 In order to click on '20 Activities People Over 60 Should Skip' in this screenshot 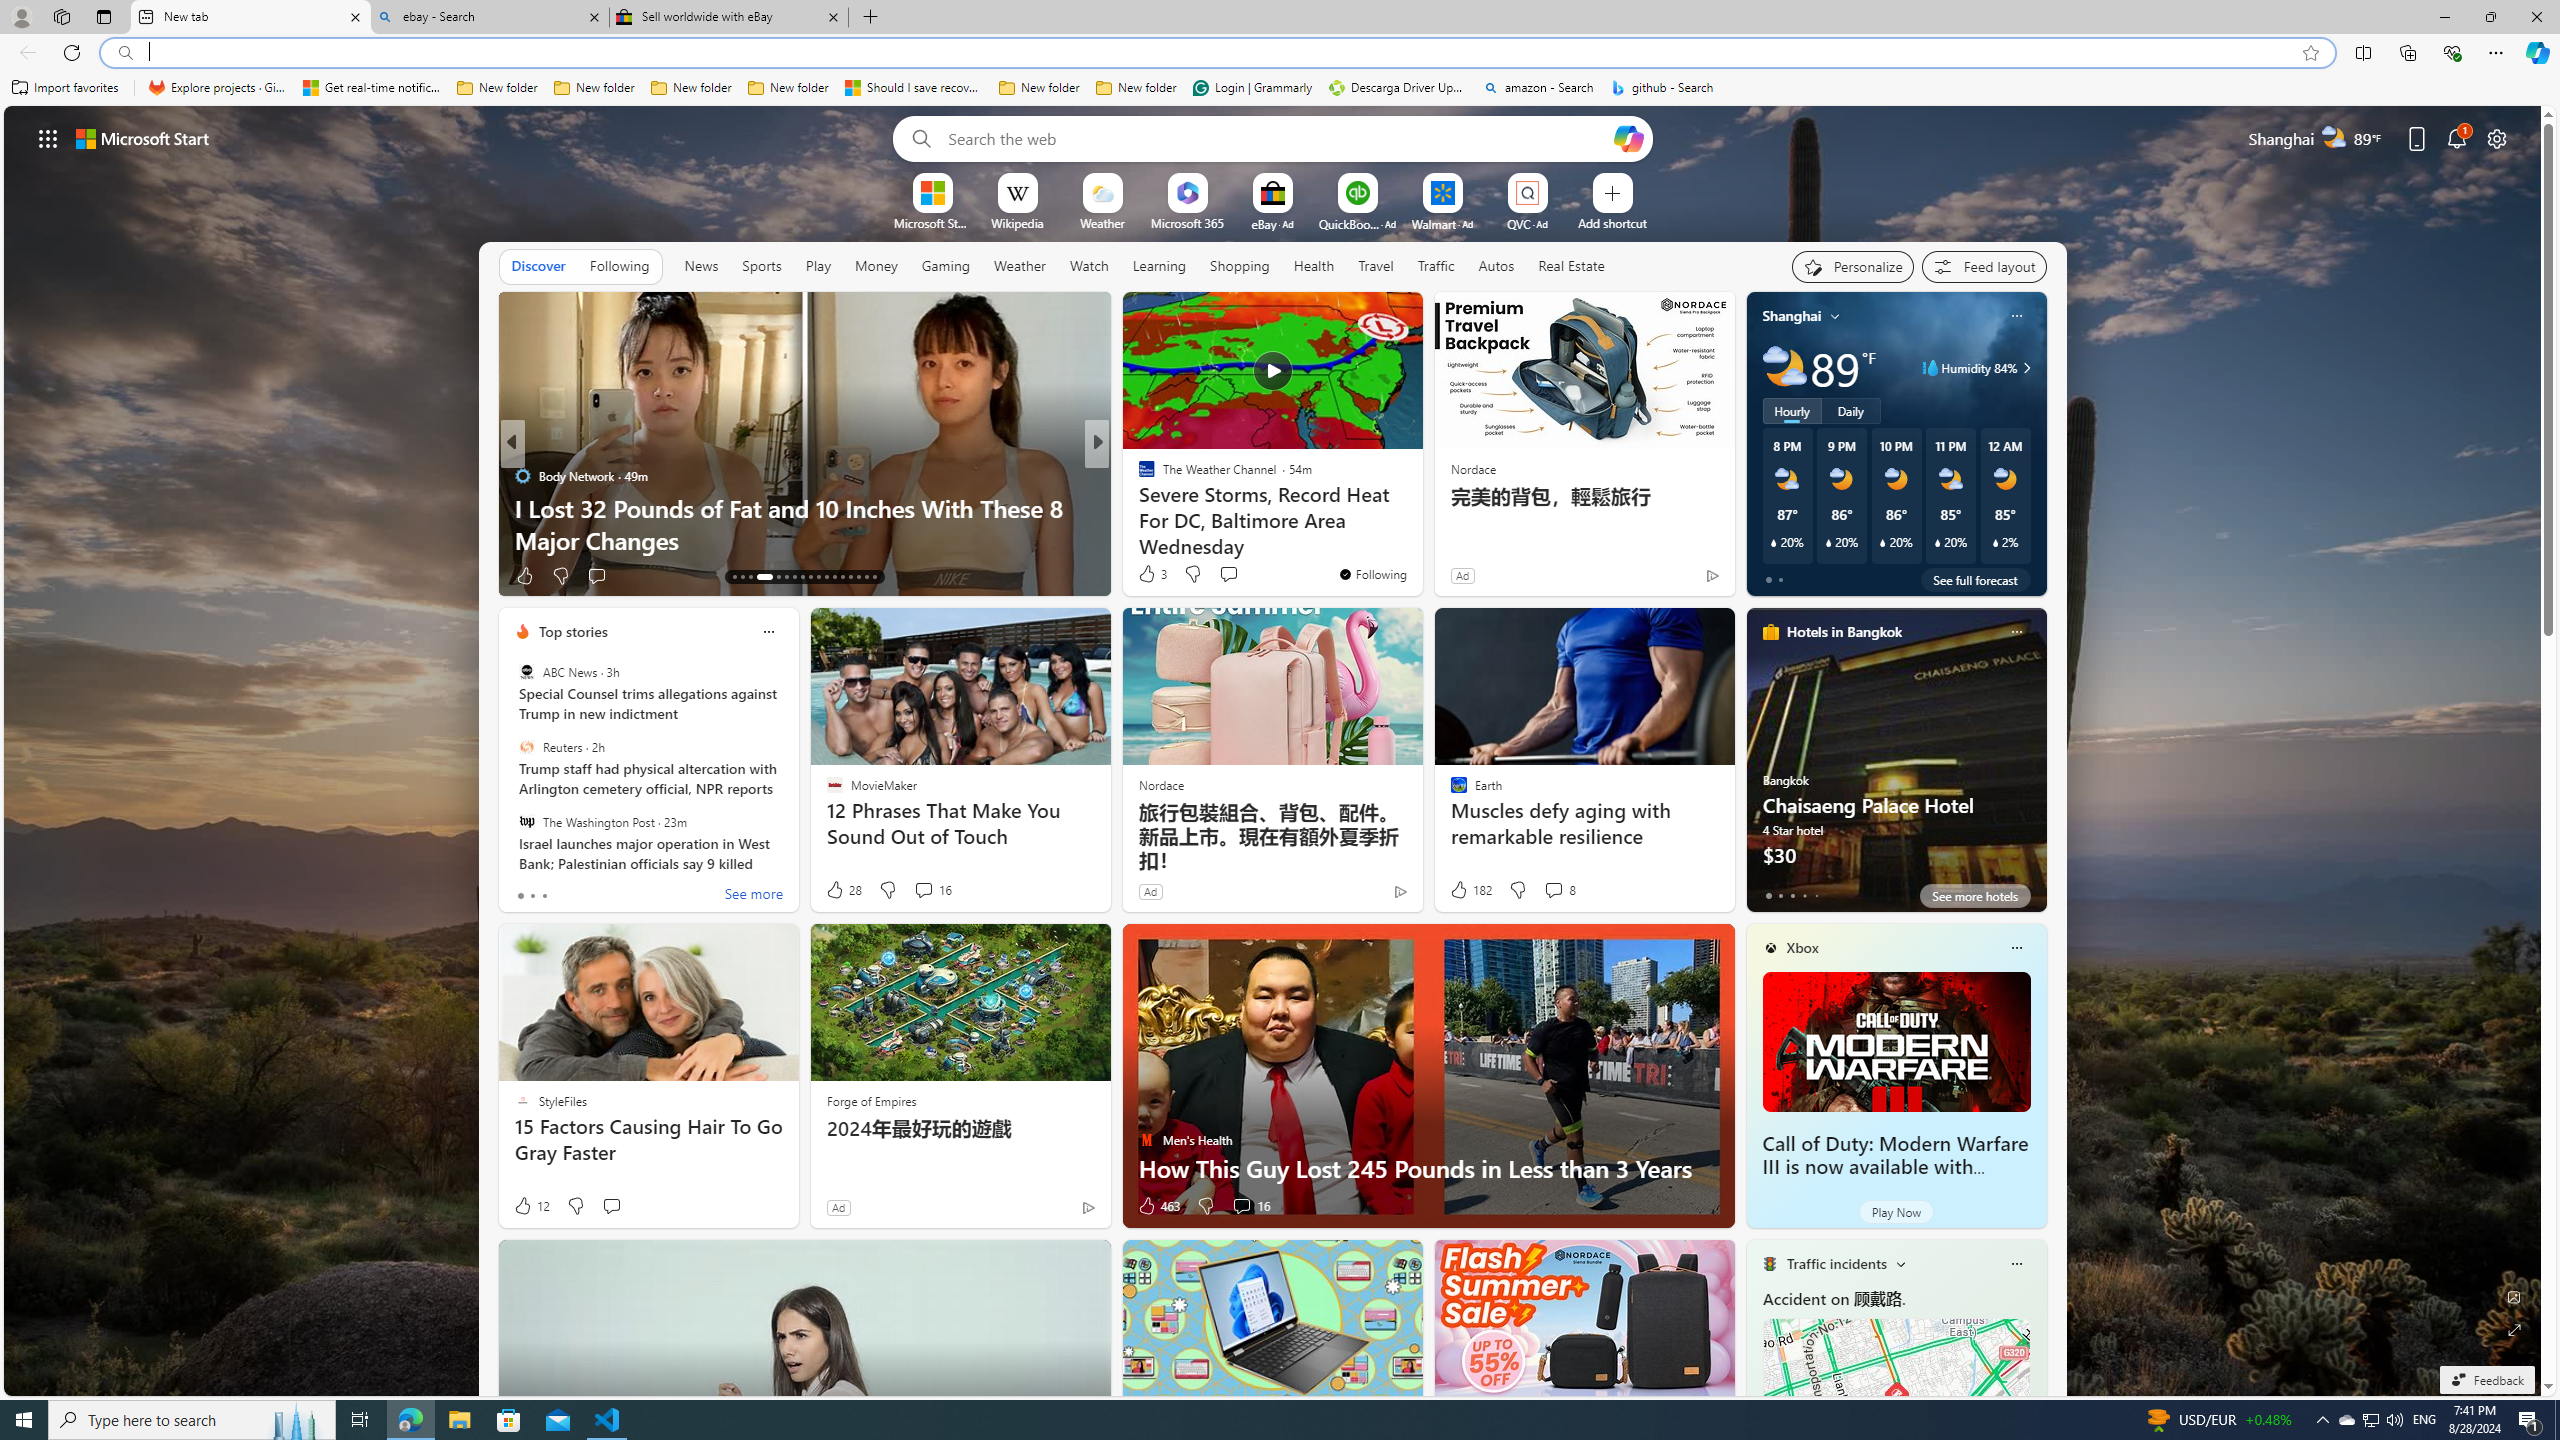, I will do `click(1418, 540)`.